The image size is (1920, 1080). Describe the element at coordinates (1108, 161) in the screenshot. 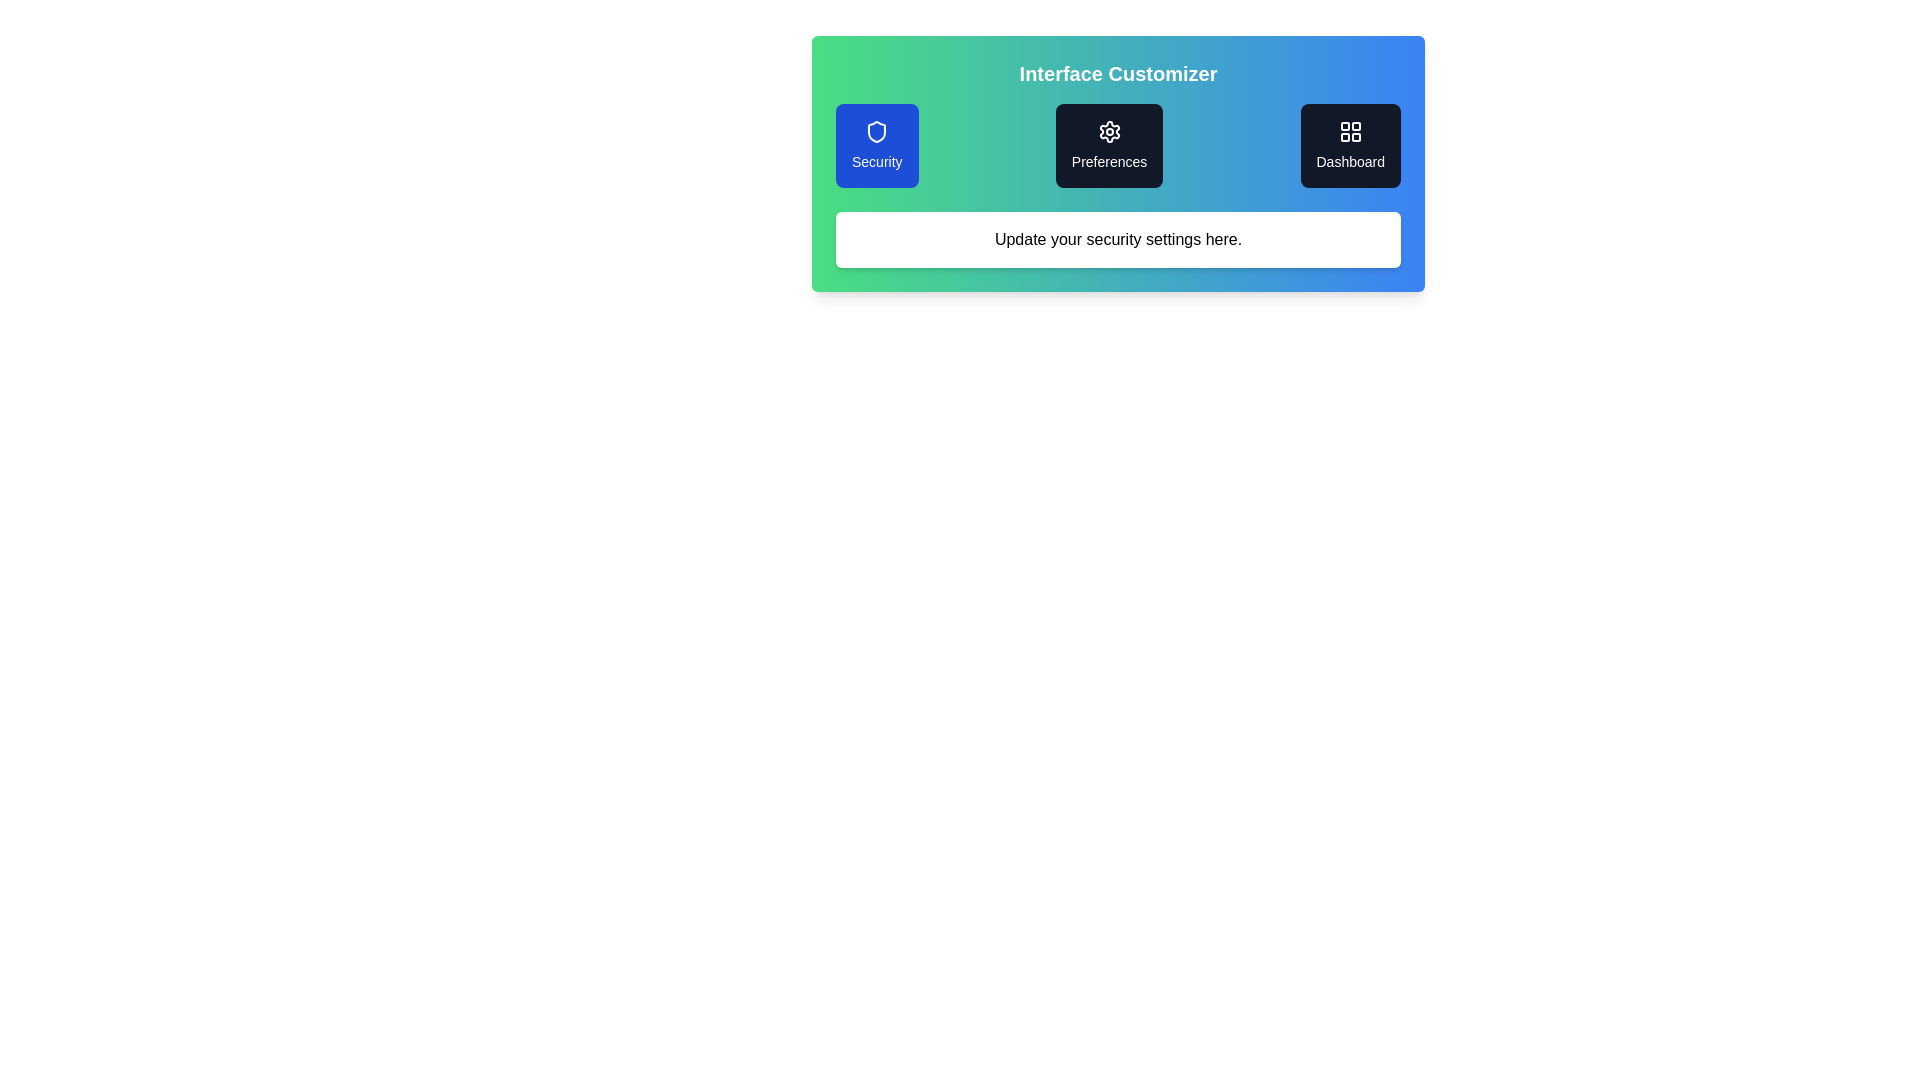

I see `the 'Preferences' text label, which is styled with the class 'mt-2 text-sm' and located below a settings icon within a dark rectangular card` at that location.